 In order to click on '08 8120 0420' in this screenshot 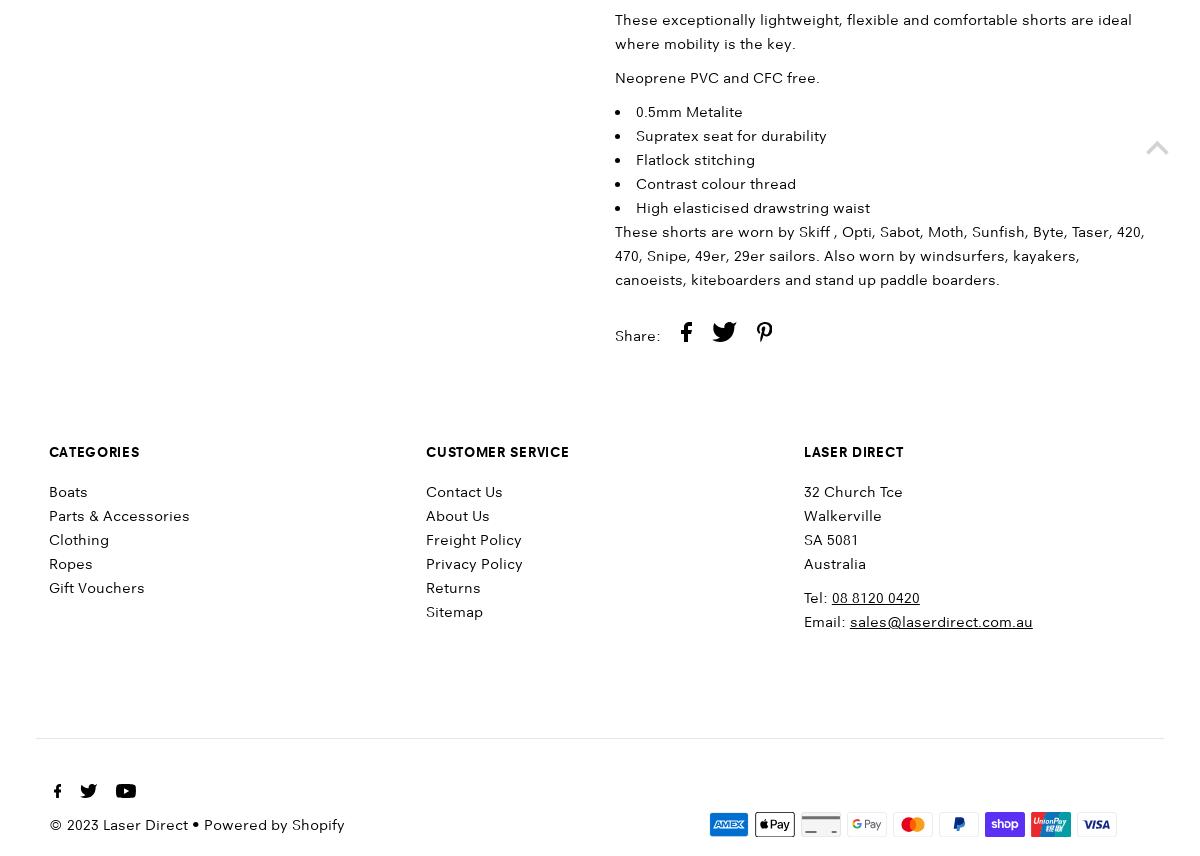, I will do `click(874, 598)`.